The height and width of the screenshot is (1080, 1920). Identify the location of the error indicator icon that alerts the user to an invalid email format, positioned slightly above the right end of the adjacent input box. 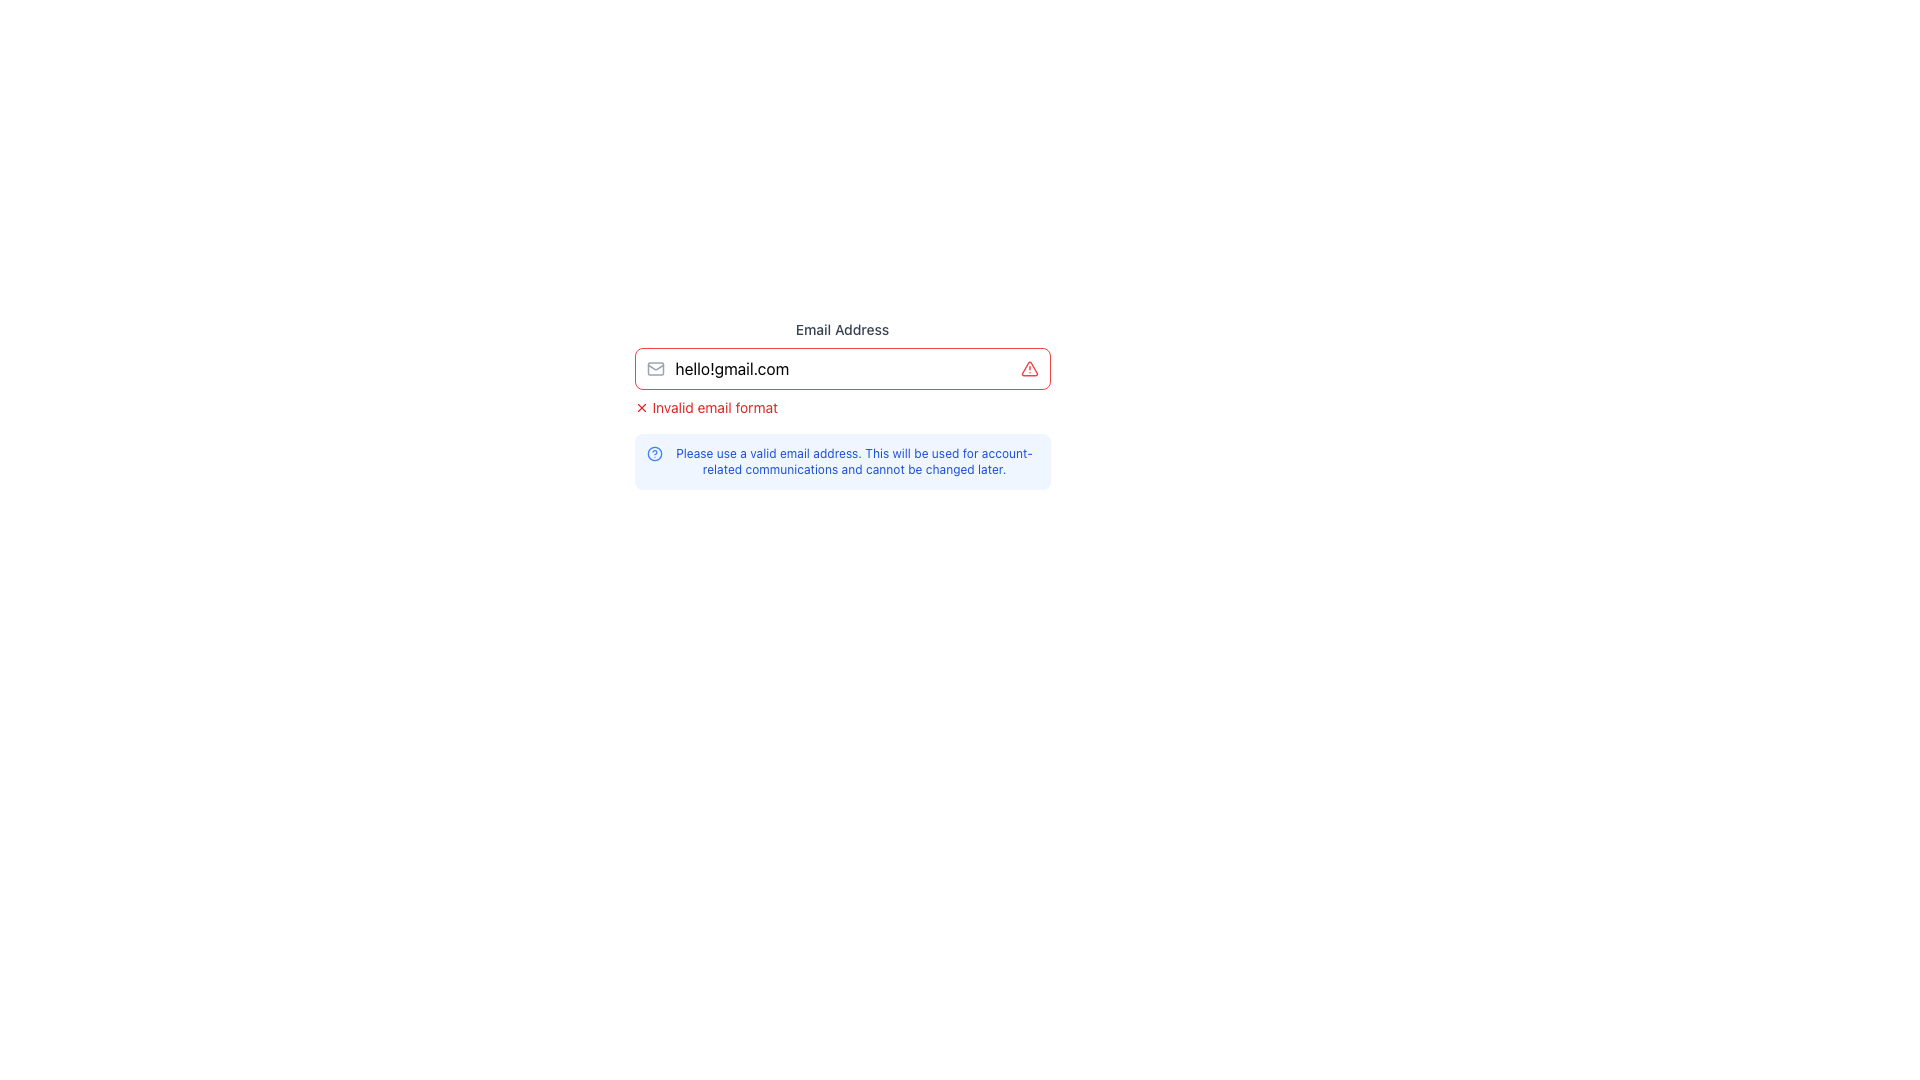
(1029, 369).